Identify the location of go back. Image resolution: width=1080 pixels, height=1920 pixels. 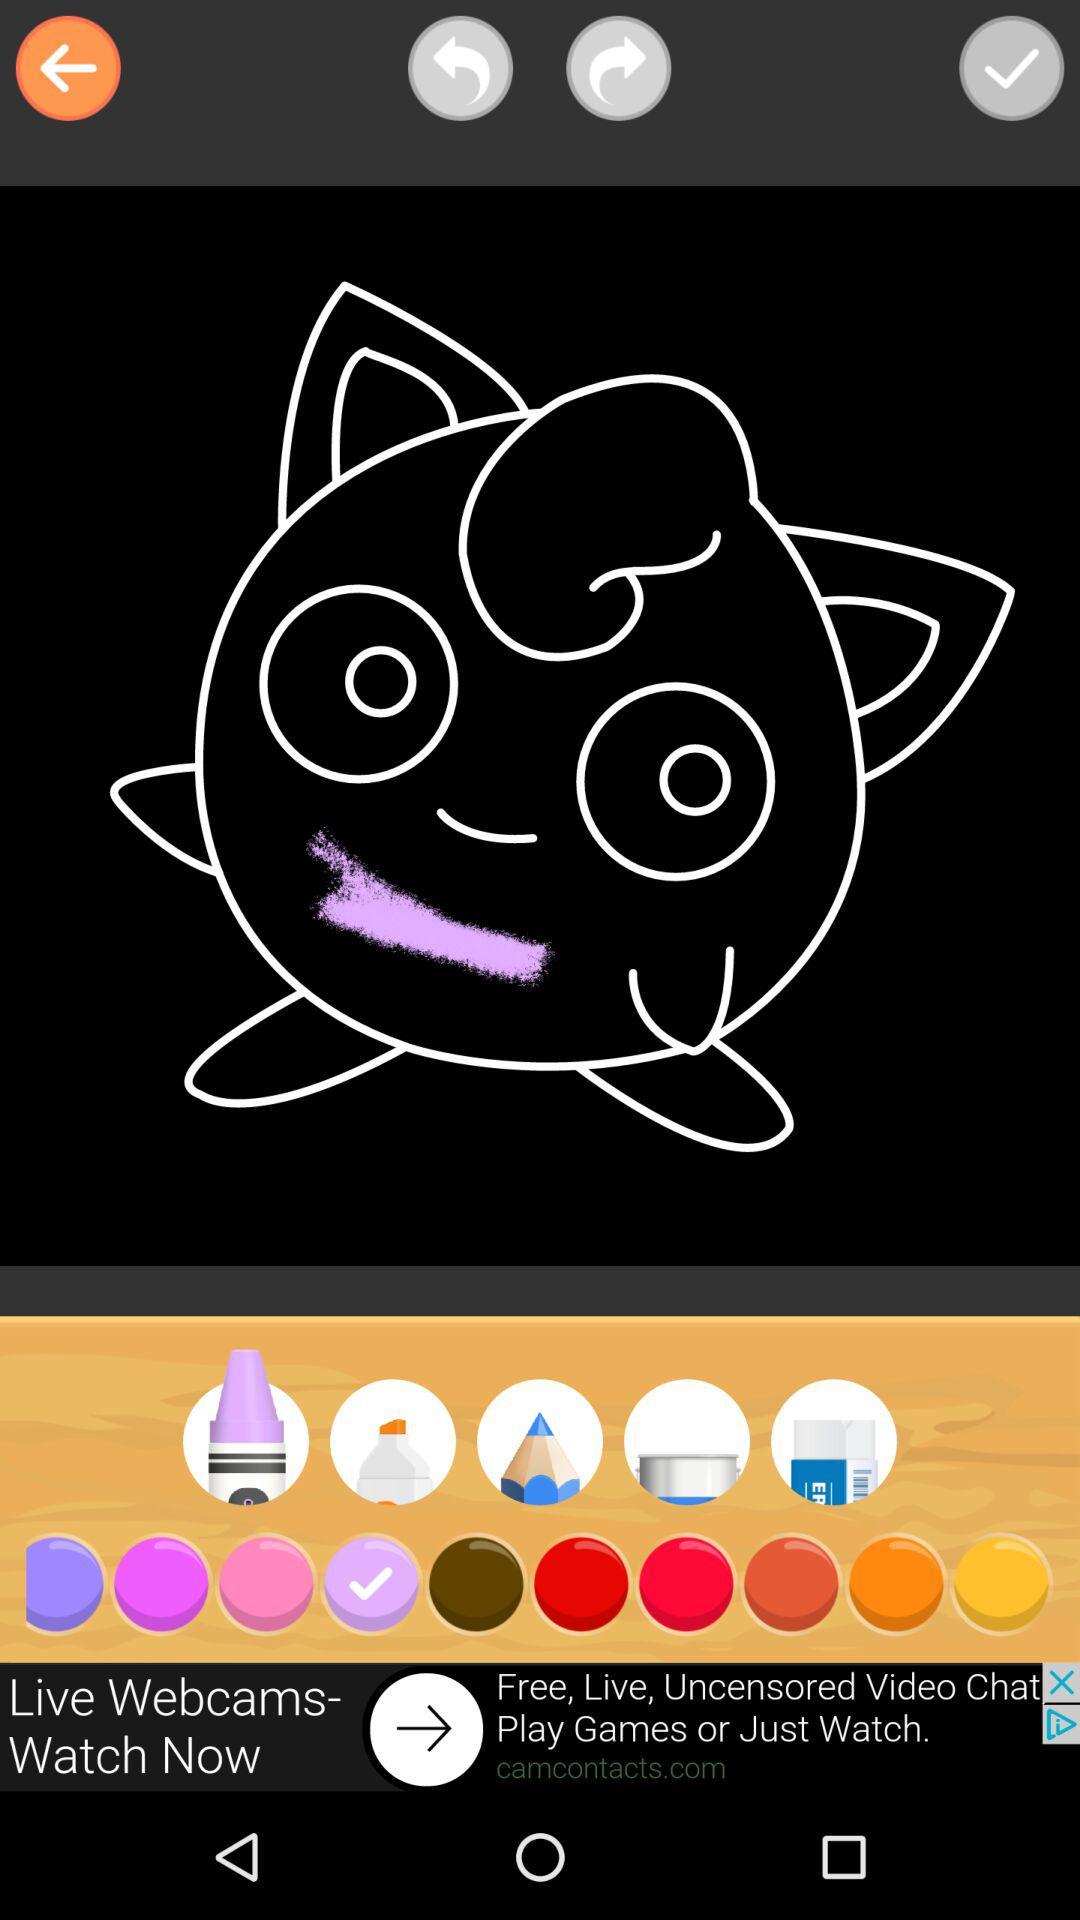
(67, 68).